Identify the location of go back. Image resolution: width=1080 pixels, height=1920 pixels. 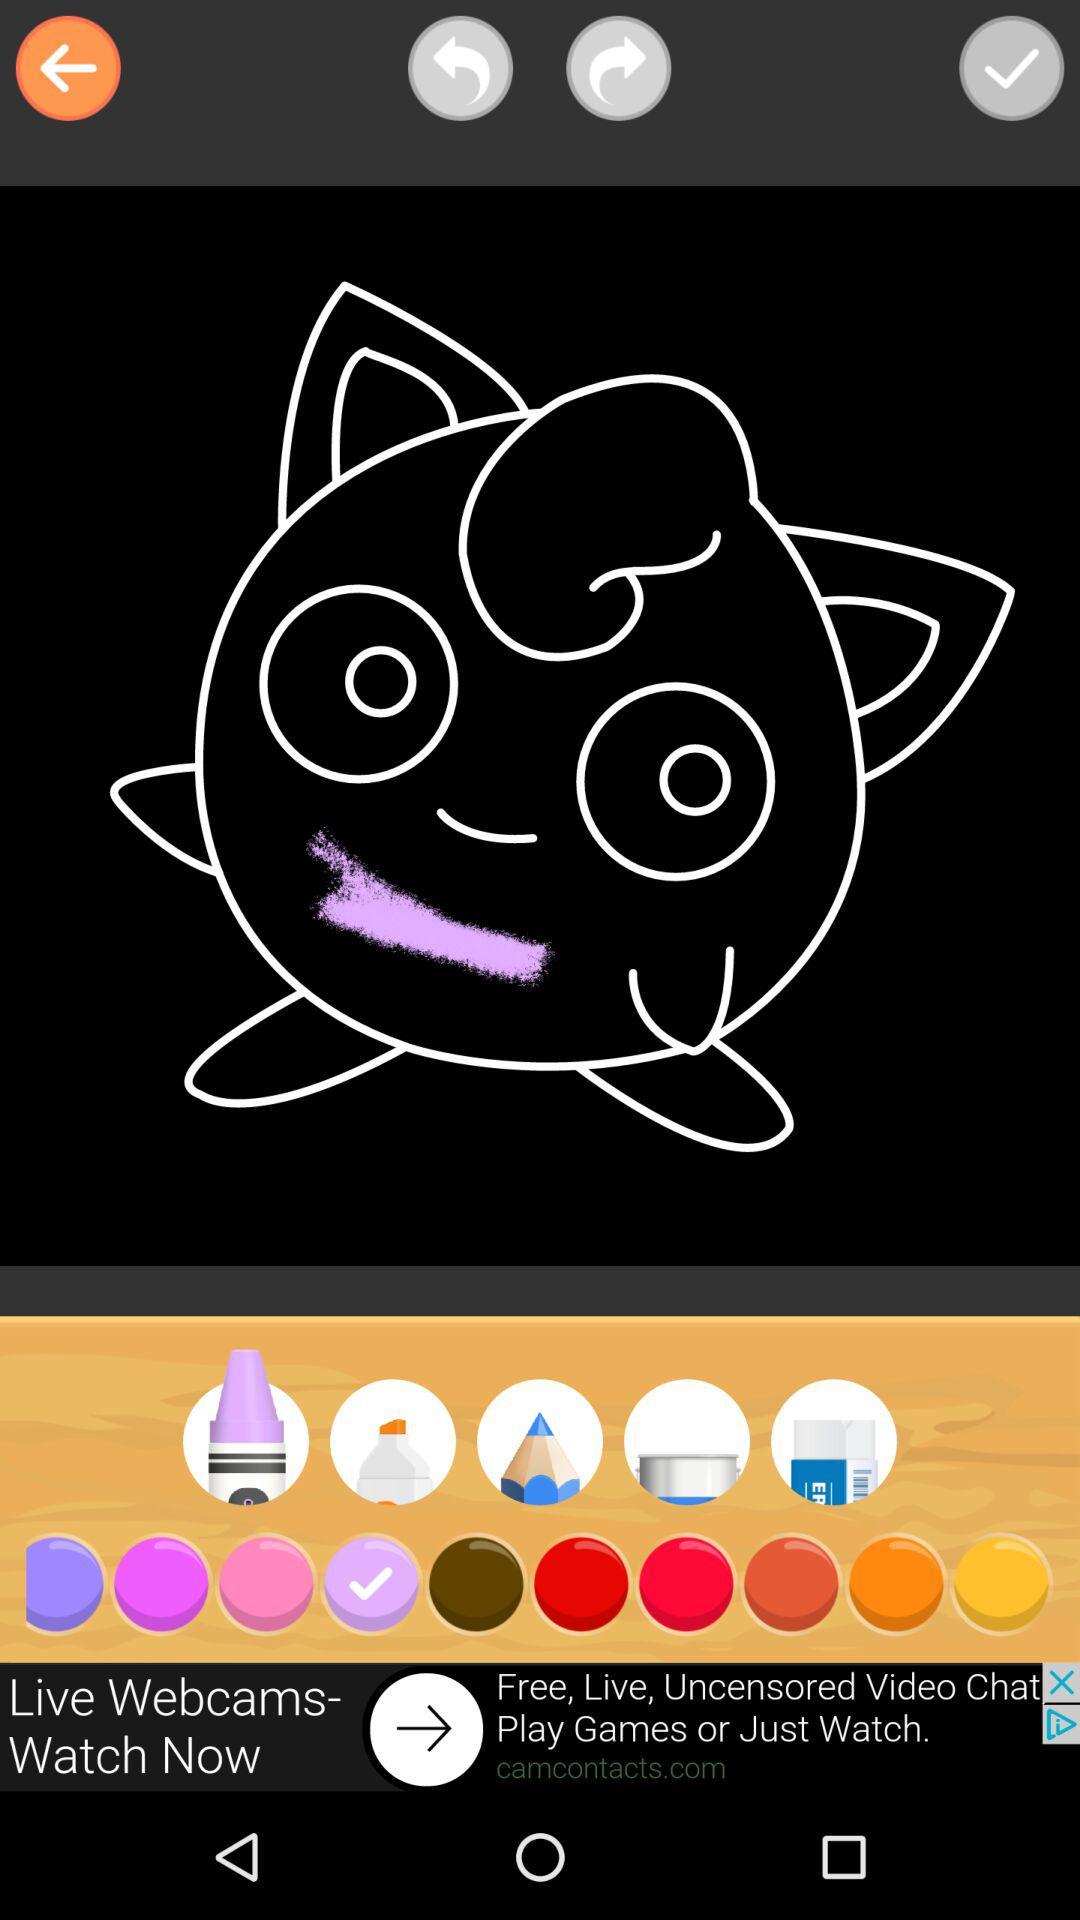
(67, 68).